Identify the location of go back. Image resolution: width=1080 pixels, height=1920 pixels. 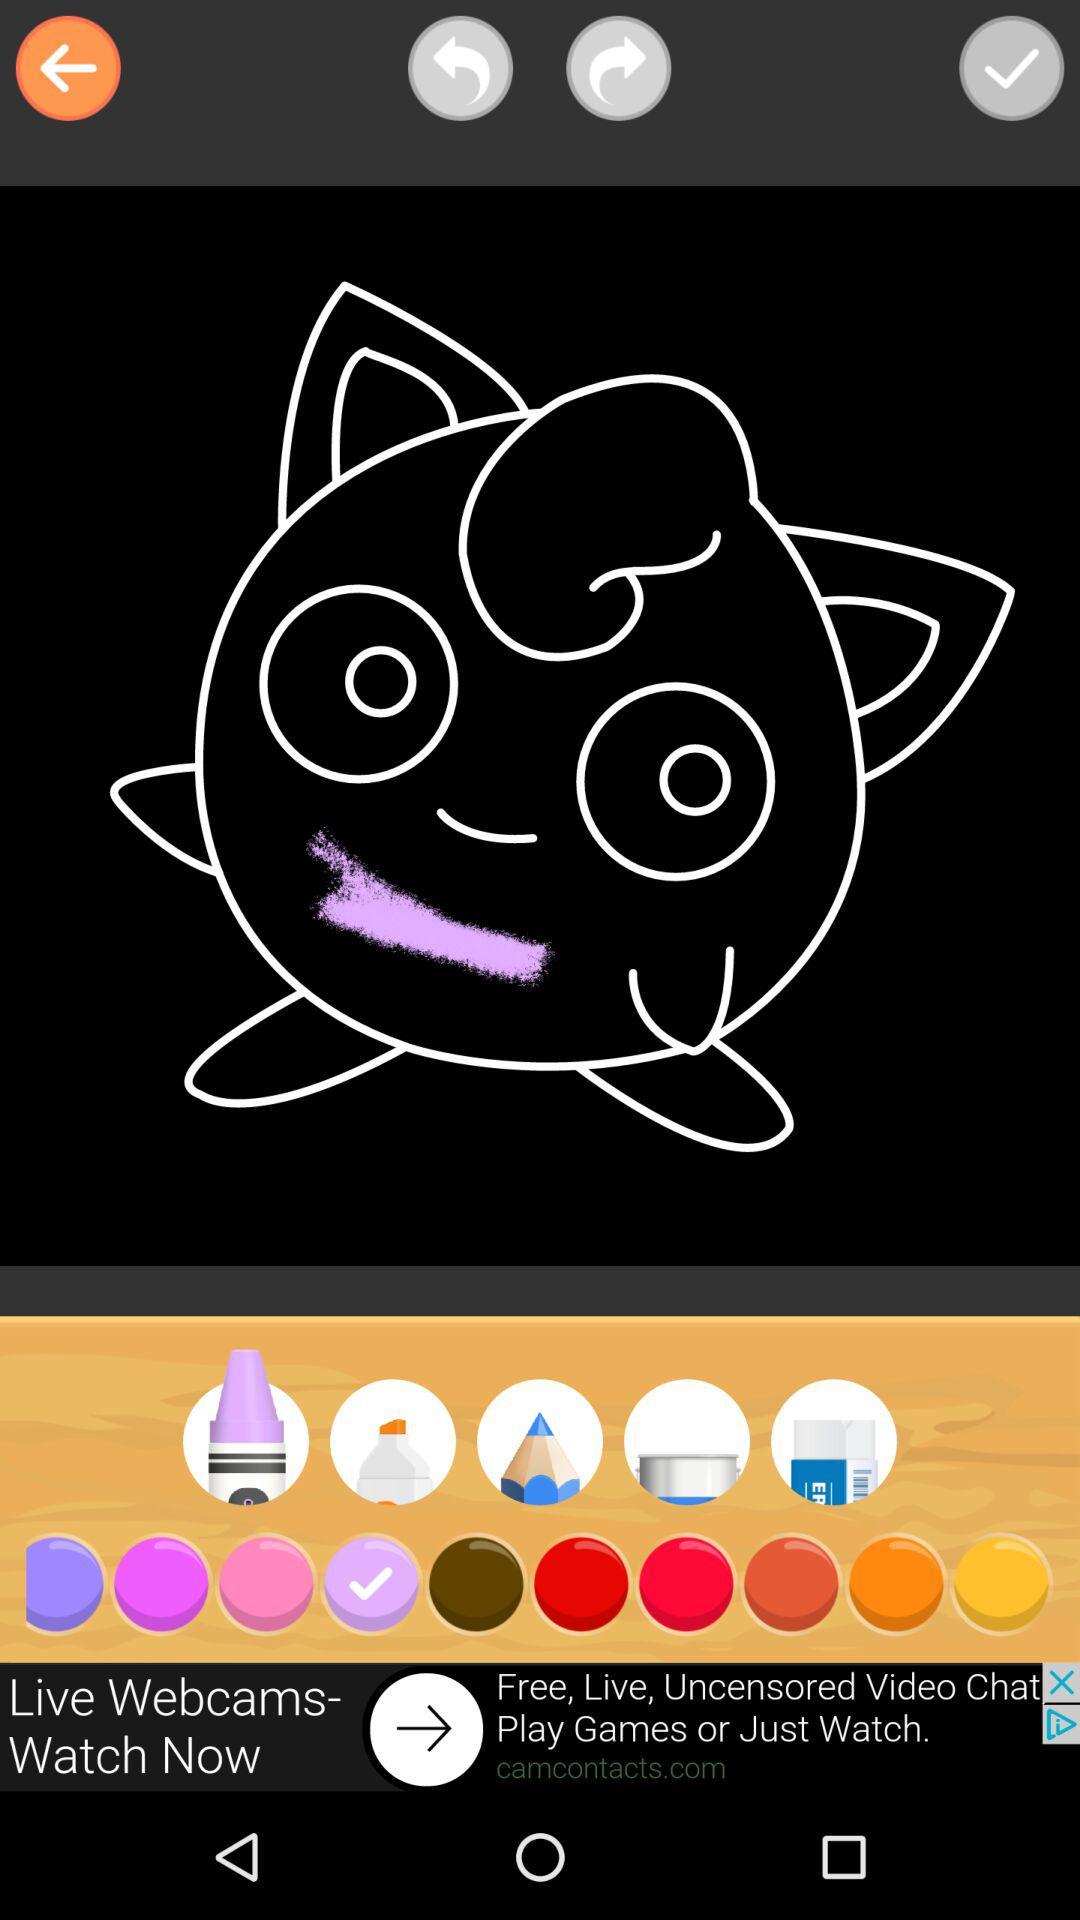
(67, 68).